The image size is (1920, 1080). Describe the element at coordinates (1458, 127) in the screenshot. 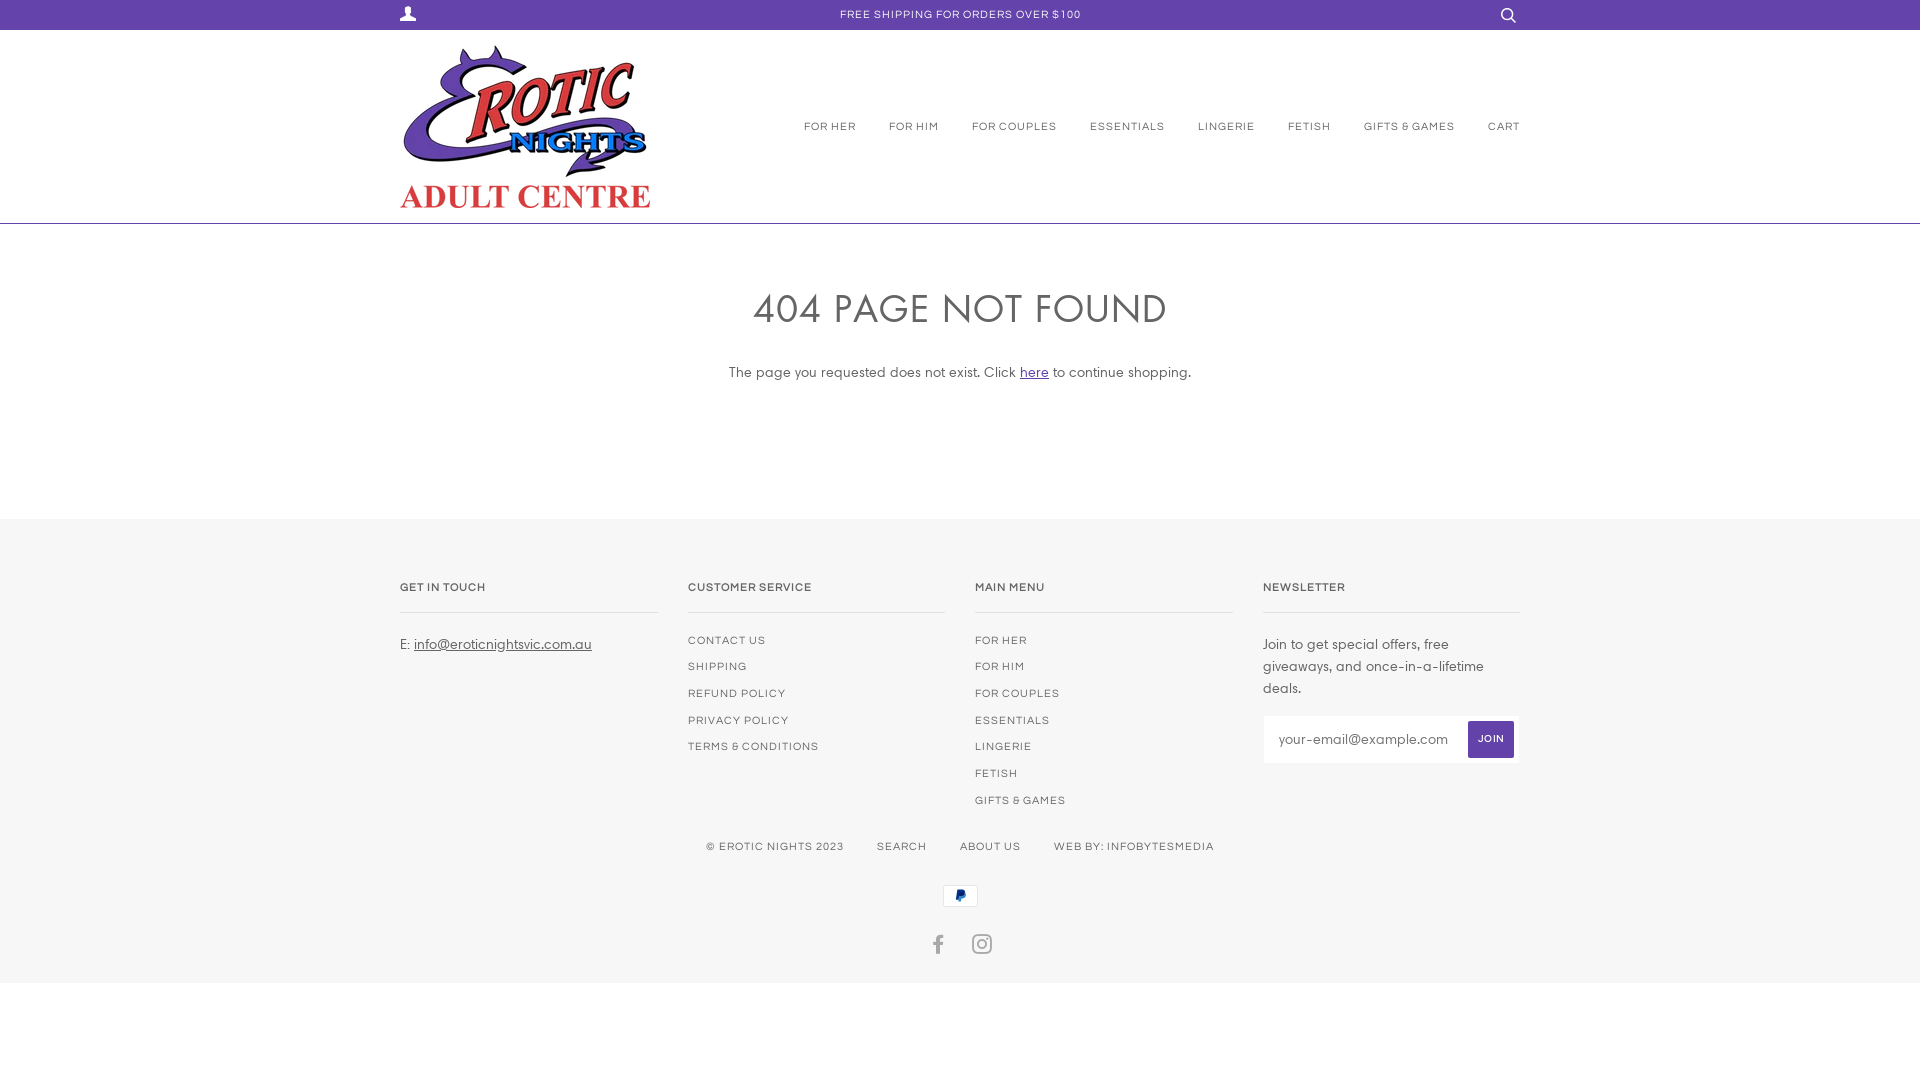

I see `'CART'` at that location.